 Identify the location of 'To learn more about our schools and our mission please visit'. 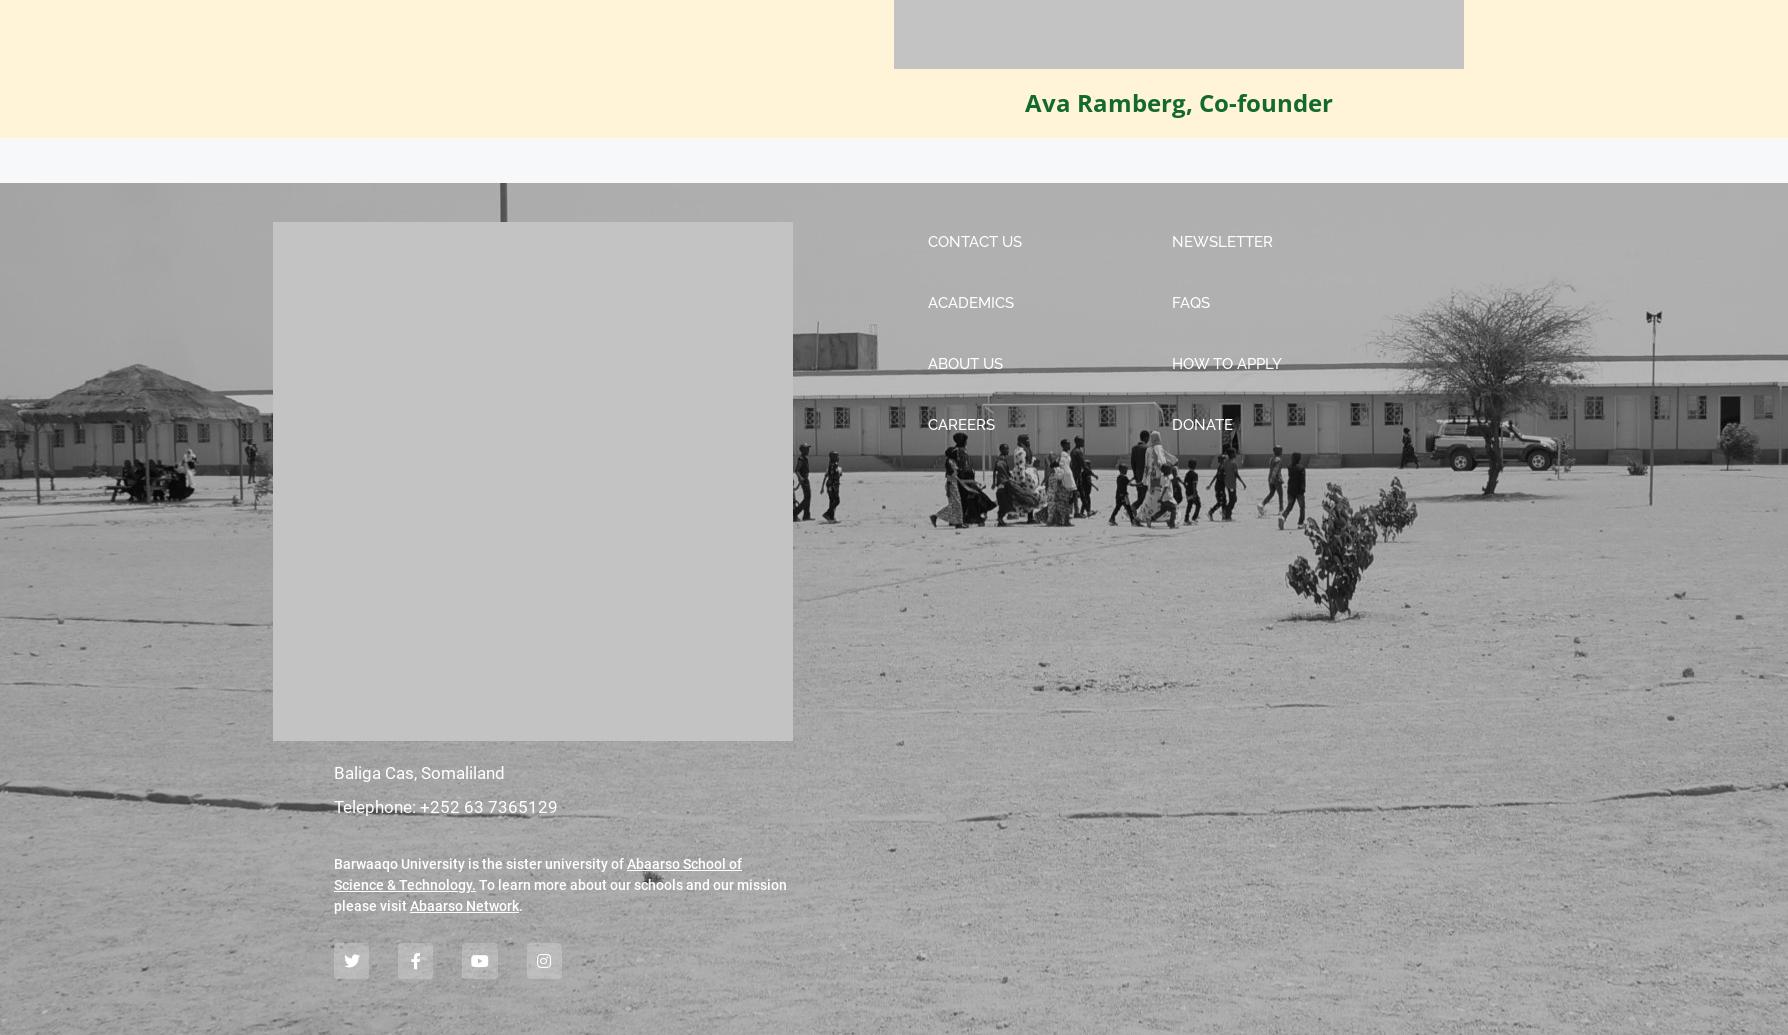
(560, 894).